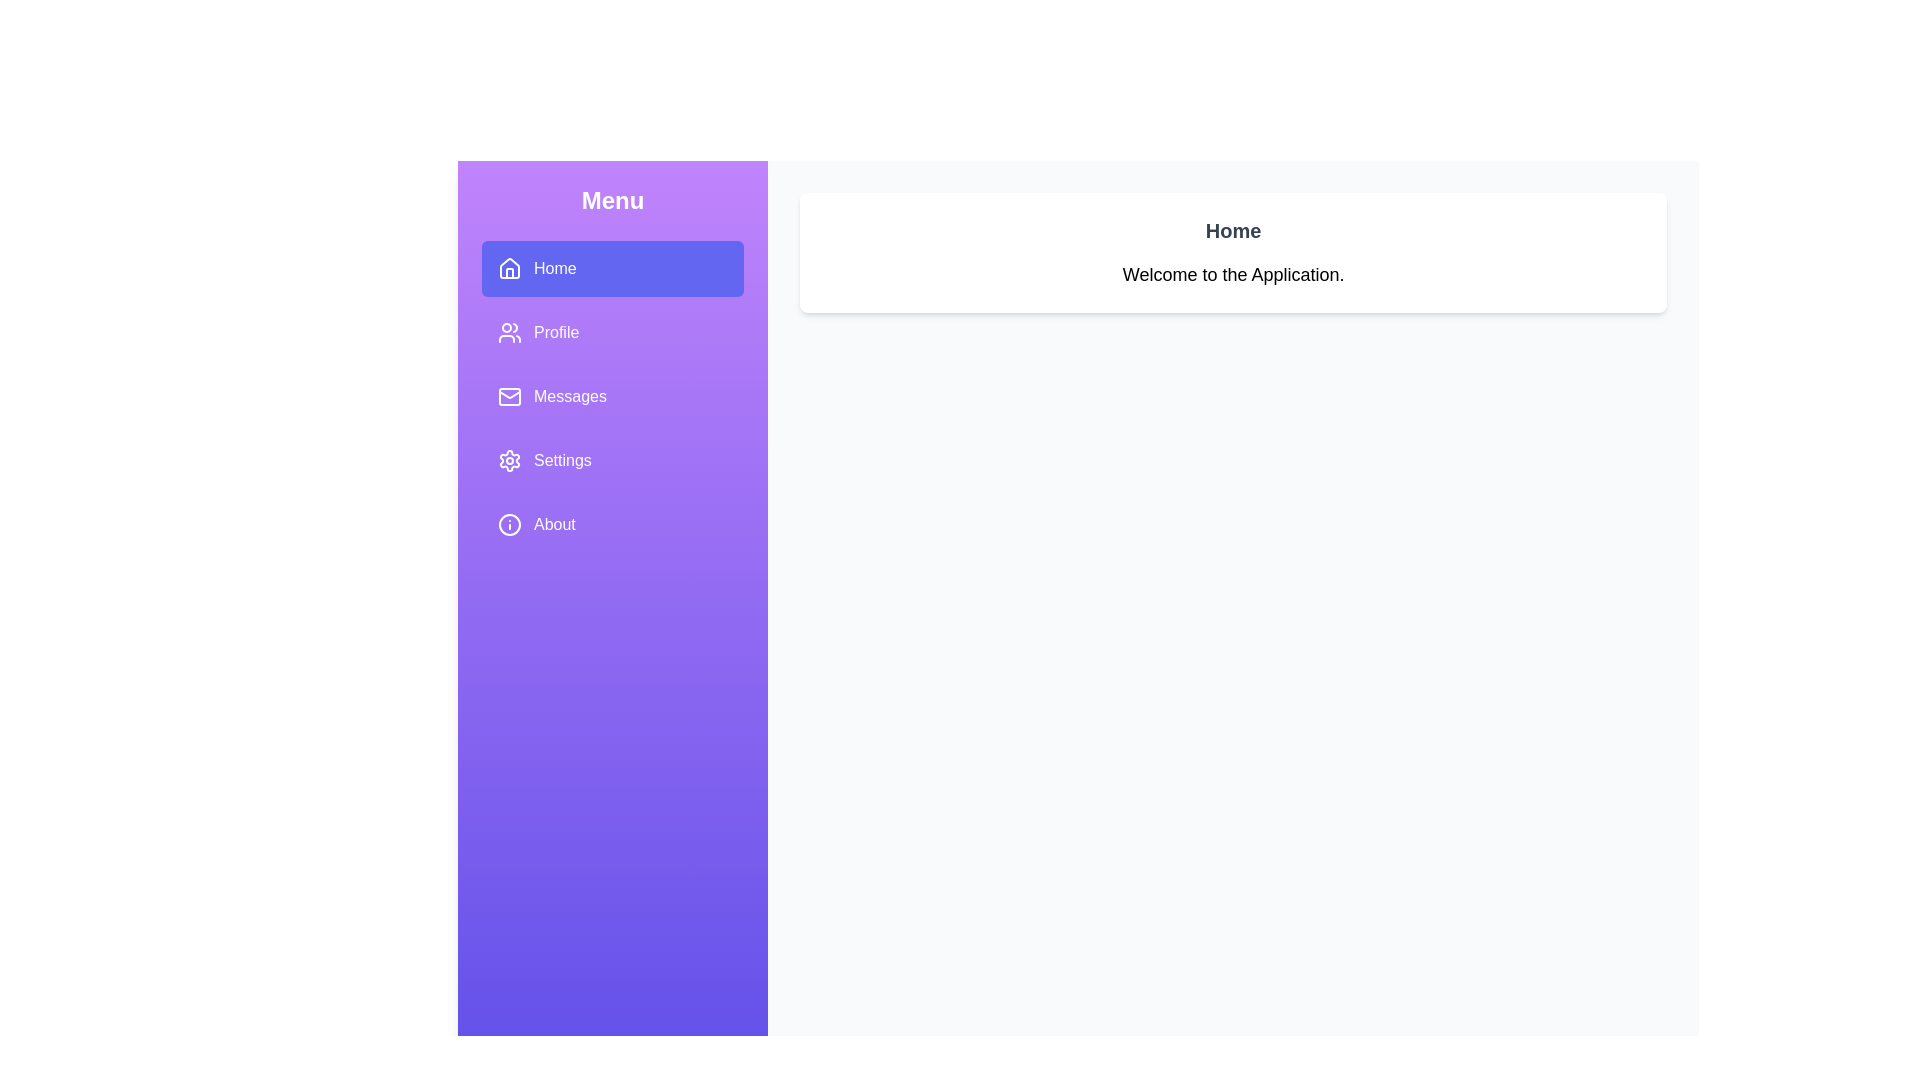 Image resolution: width=1920 pixels, height=1080 pixels. I want to click on the envelope icon representing the 'Messages' menu item in the sidebar, which is the third item listed under 'Home' and 'Profile', so click(509, 397).